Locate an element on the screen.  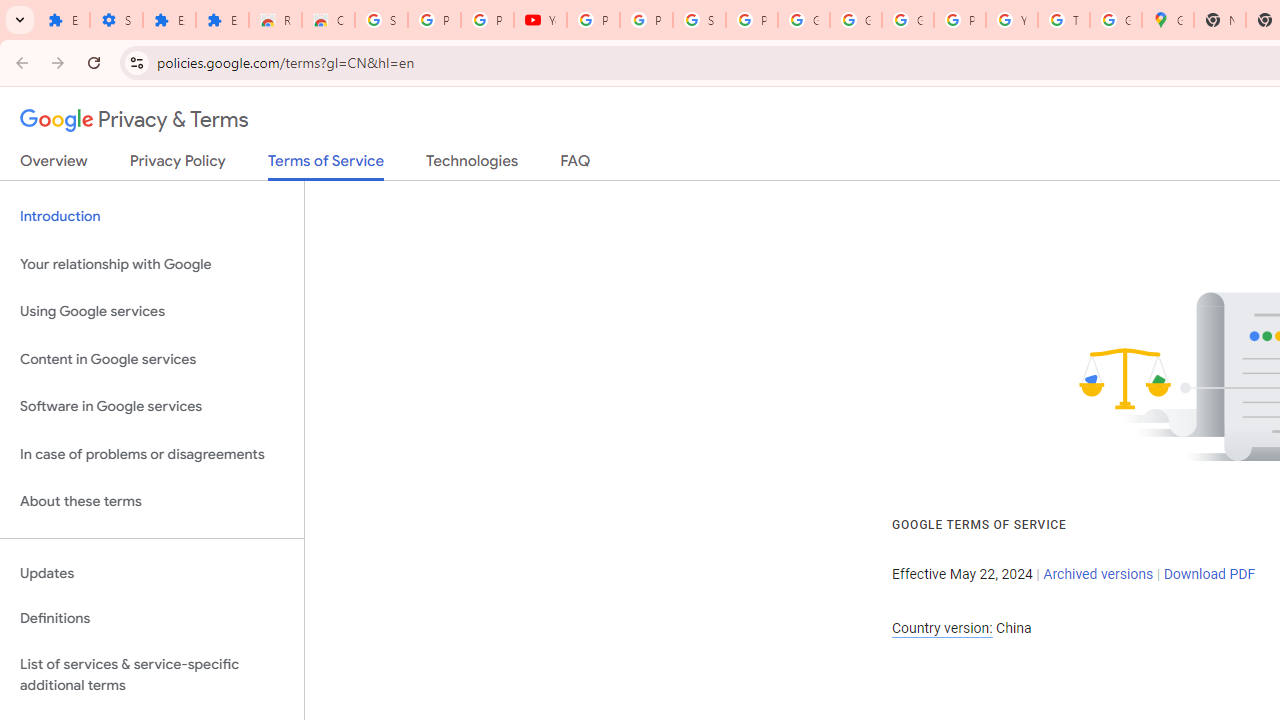
'Archived versions' is located at coordinates (1097, 574).